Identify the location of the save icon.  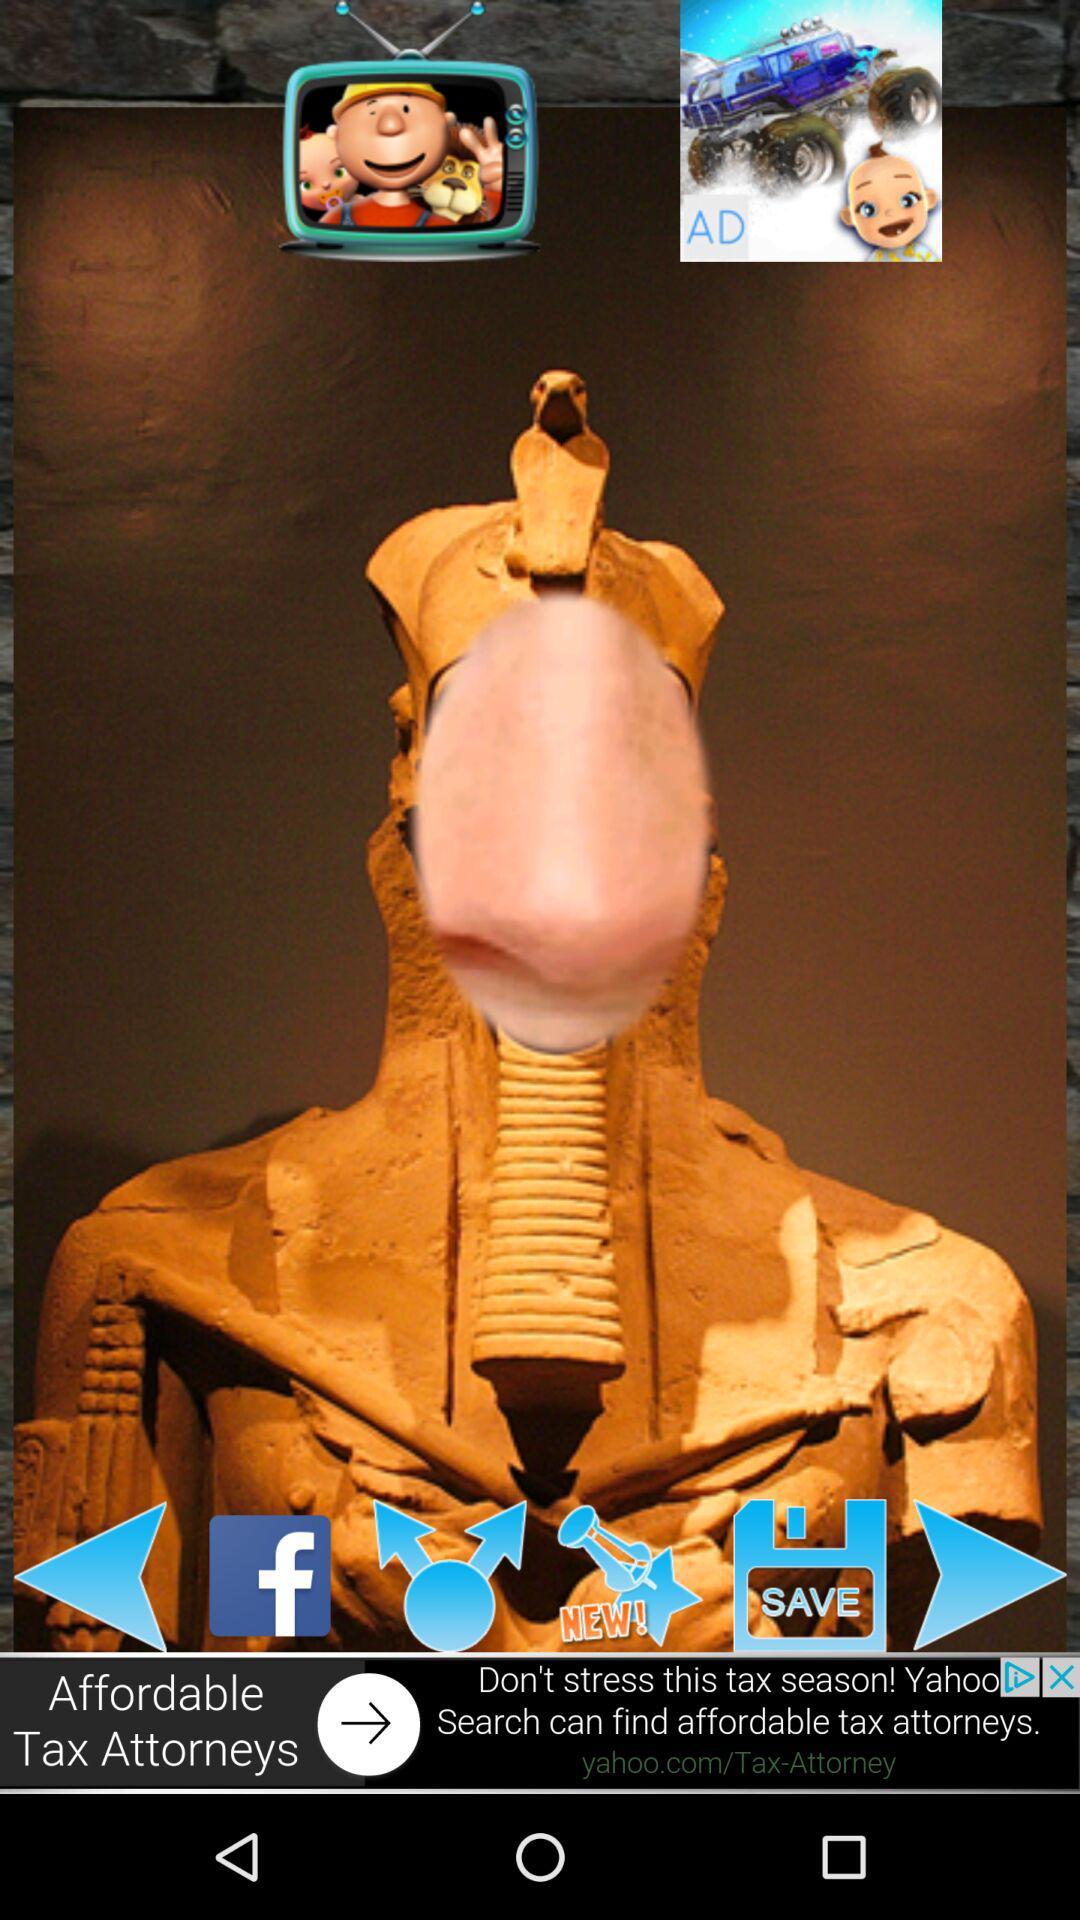
(810, 1685).